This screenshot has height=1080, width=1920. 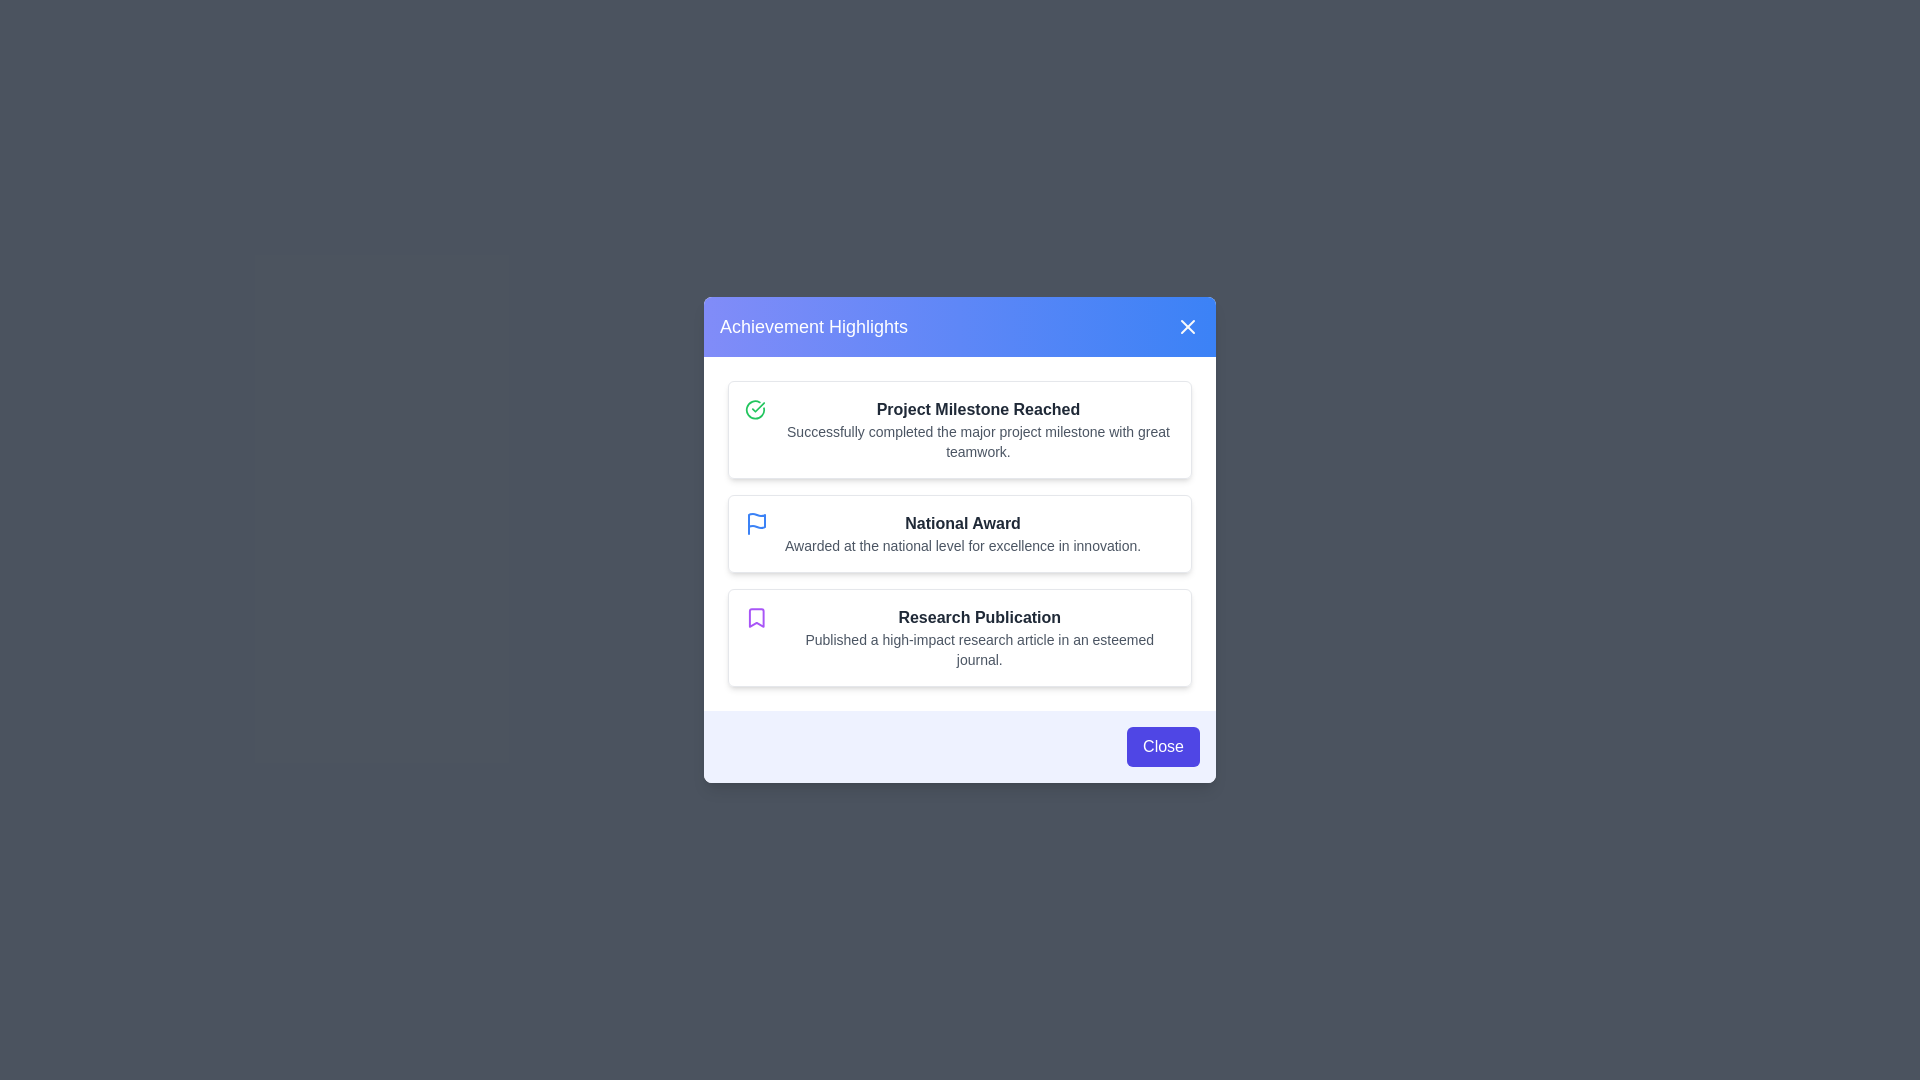 What do you see at coordinates (963, 532) in the screenshot?
I see `the informative text element titled 'National Award' which includes the subtitle 'Awarded at the national level for excellence in innovation.'` at bounding box center [963, 532].